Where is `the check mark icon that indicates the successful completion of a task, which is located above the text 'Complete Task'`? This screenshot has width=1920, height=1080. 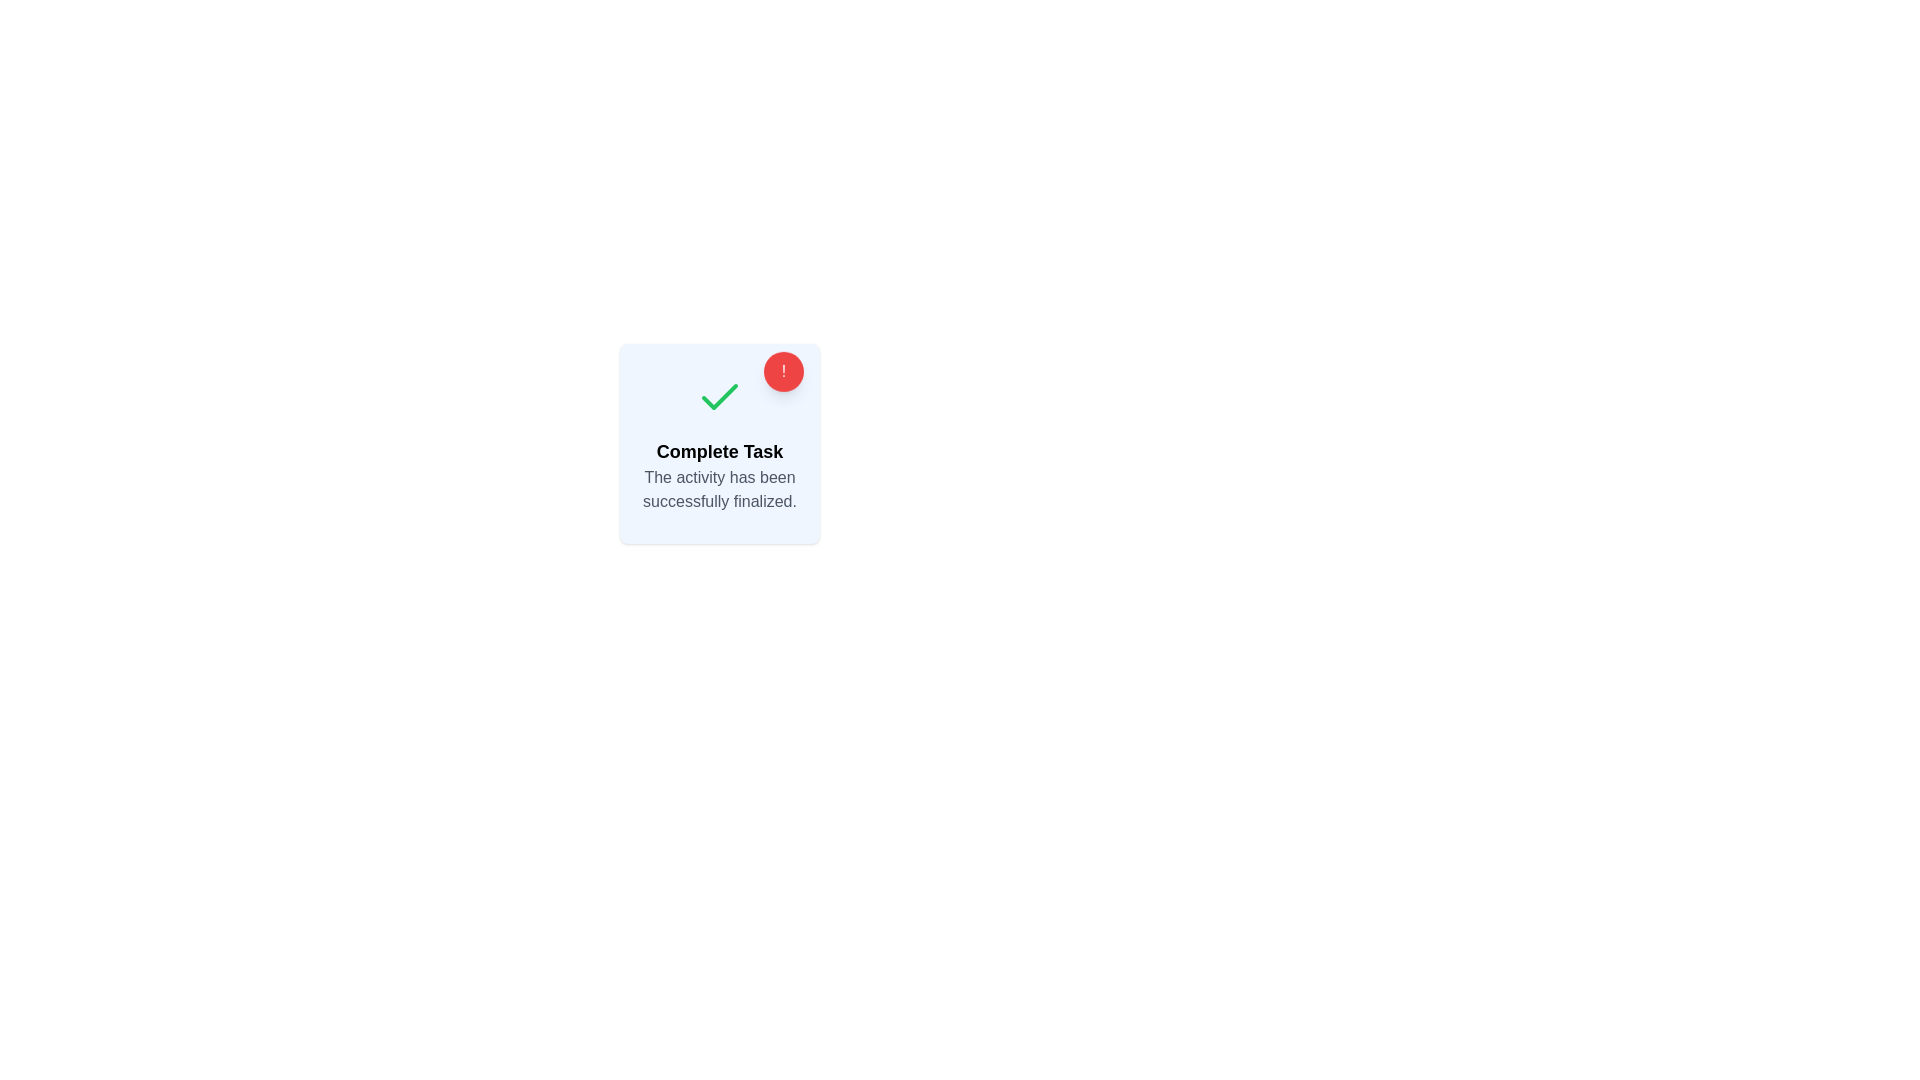 the check mark icon that indicates the successful completion of a task, which is located above the text 'Complete Task' is located at coordinates (720, 397).